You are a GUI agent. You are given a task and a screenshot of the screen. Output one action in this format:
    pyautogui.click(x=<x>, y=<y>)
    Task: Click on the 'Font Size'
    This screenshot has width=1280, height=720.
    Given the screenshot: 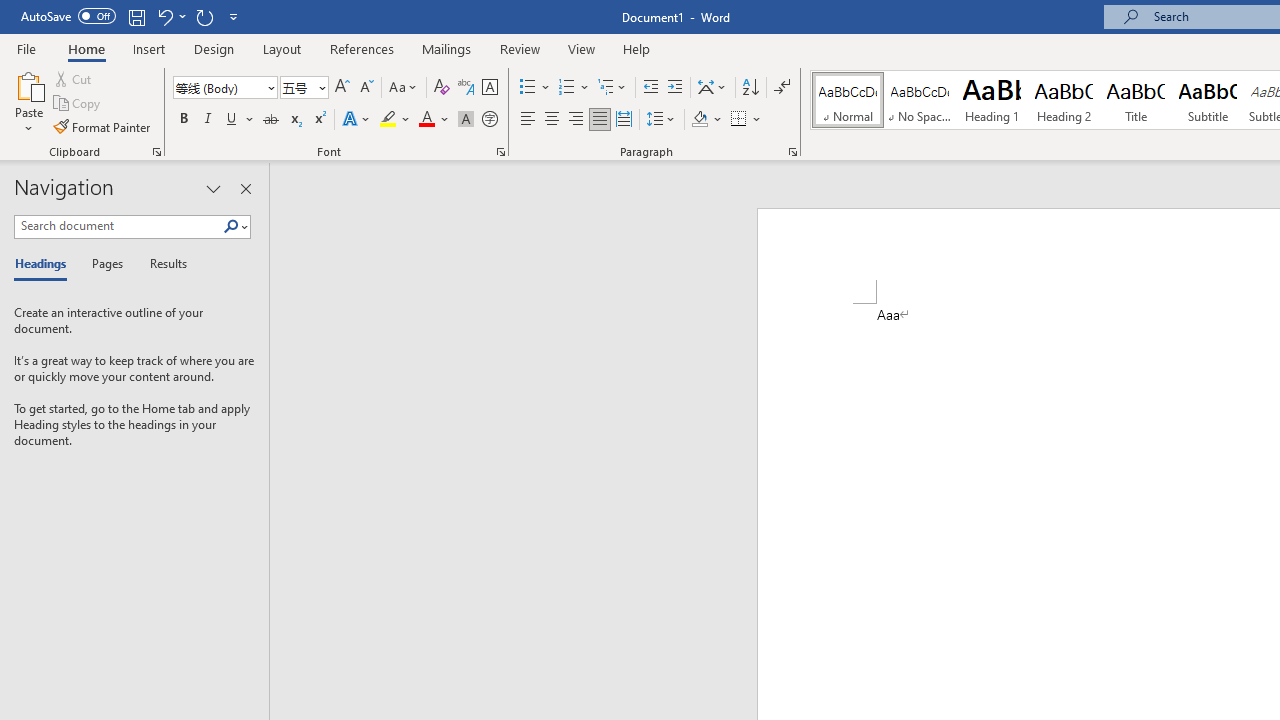 What is the action you would take?
    pyautogui.click(x=303, y=86)
    